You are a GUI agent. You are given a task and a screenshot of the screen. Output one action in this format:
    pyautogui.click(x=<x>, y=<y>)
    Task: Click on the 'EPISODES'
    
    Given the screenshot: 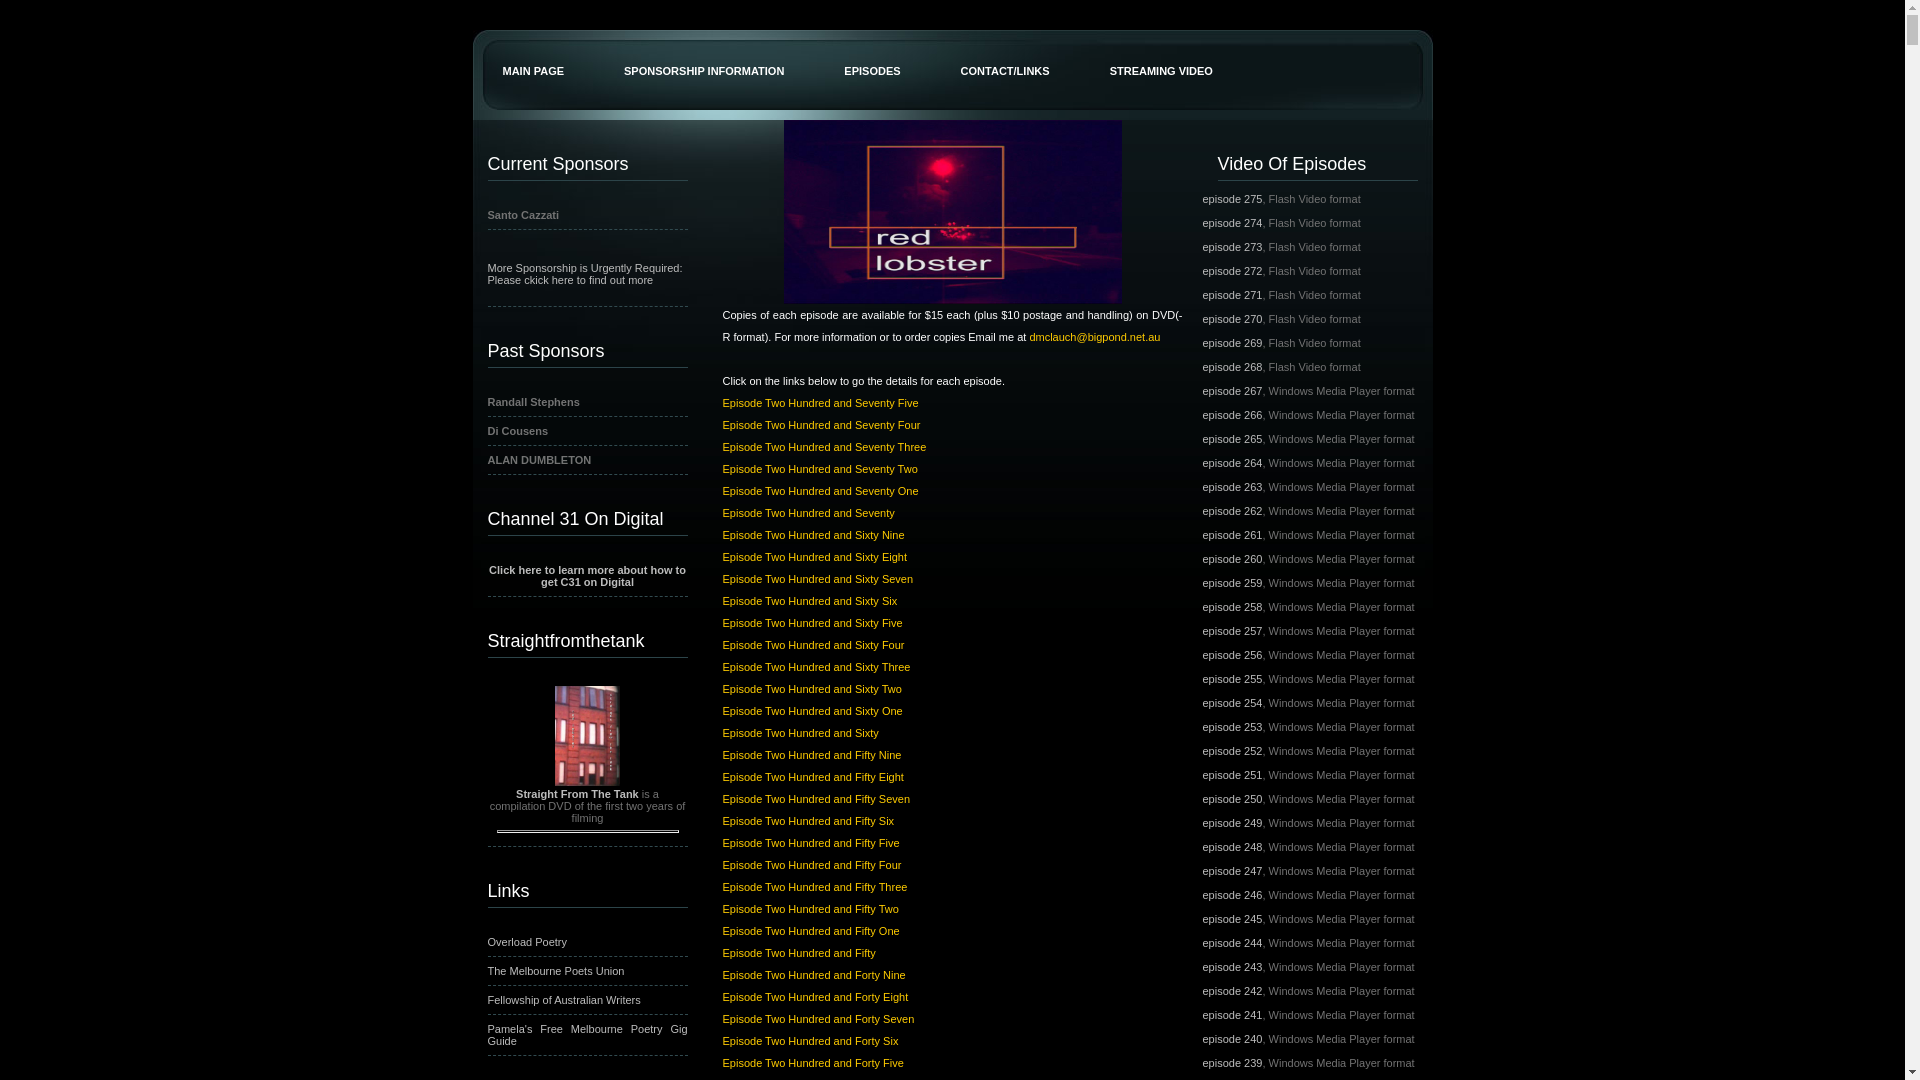 What is the action you would take?
    pyautogui.click(x=872, y=49)
    